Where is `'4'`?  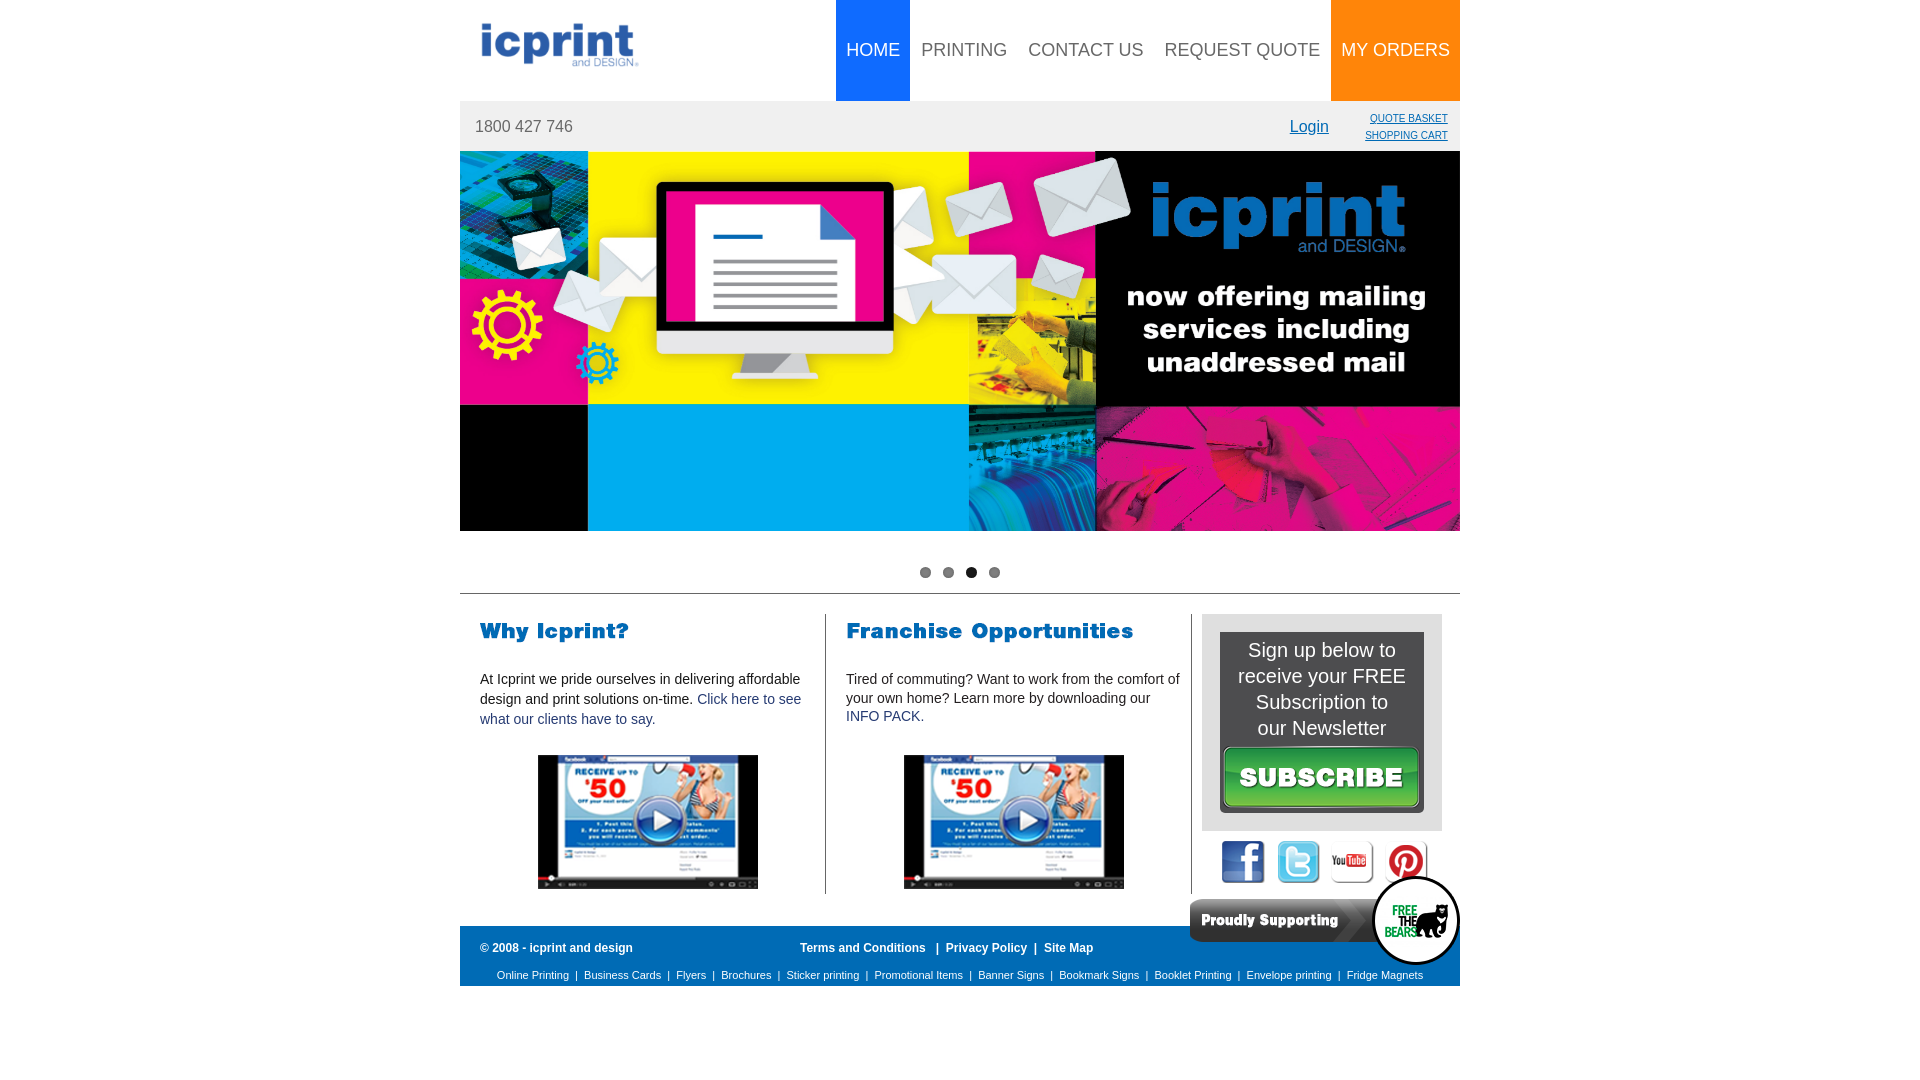 '4' is located at coordinates (994, 572).